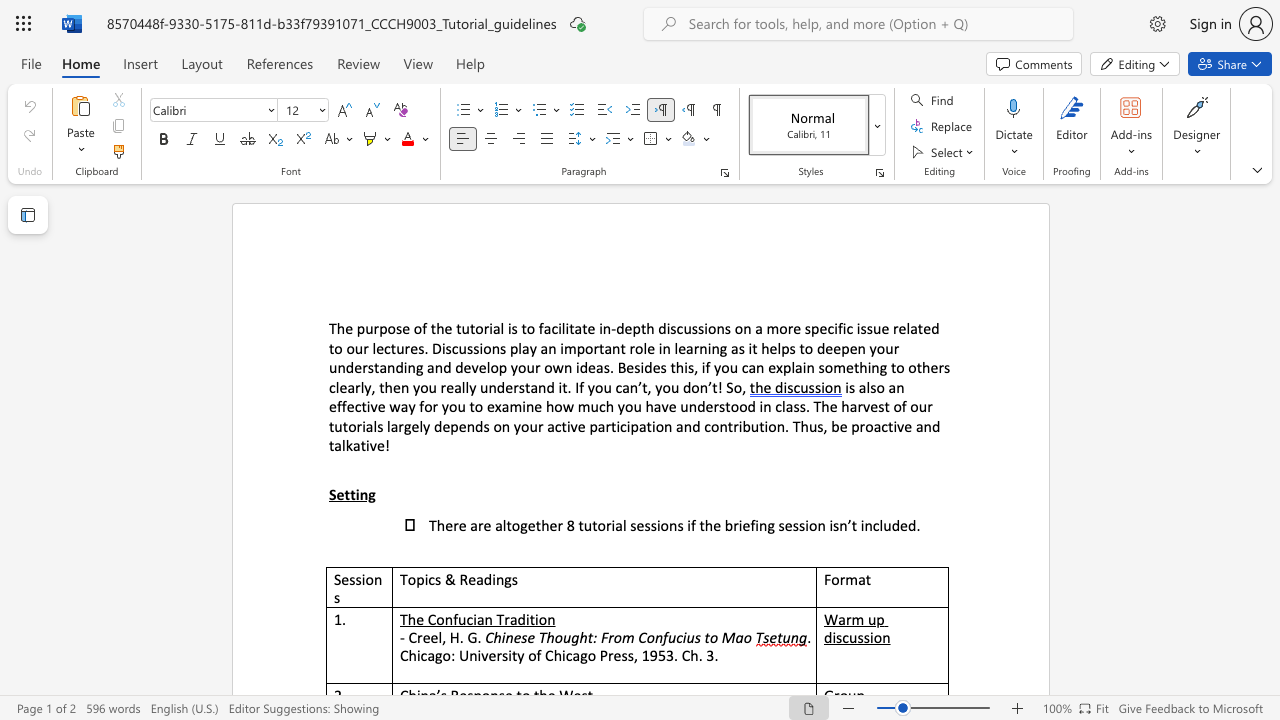 The width and height of the screenshot is (1280, 720). Describe the element at coordinates (684, 637) in the screenshot. I see `the 2th character "i" in the text` at that location.